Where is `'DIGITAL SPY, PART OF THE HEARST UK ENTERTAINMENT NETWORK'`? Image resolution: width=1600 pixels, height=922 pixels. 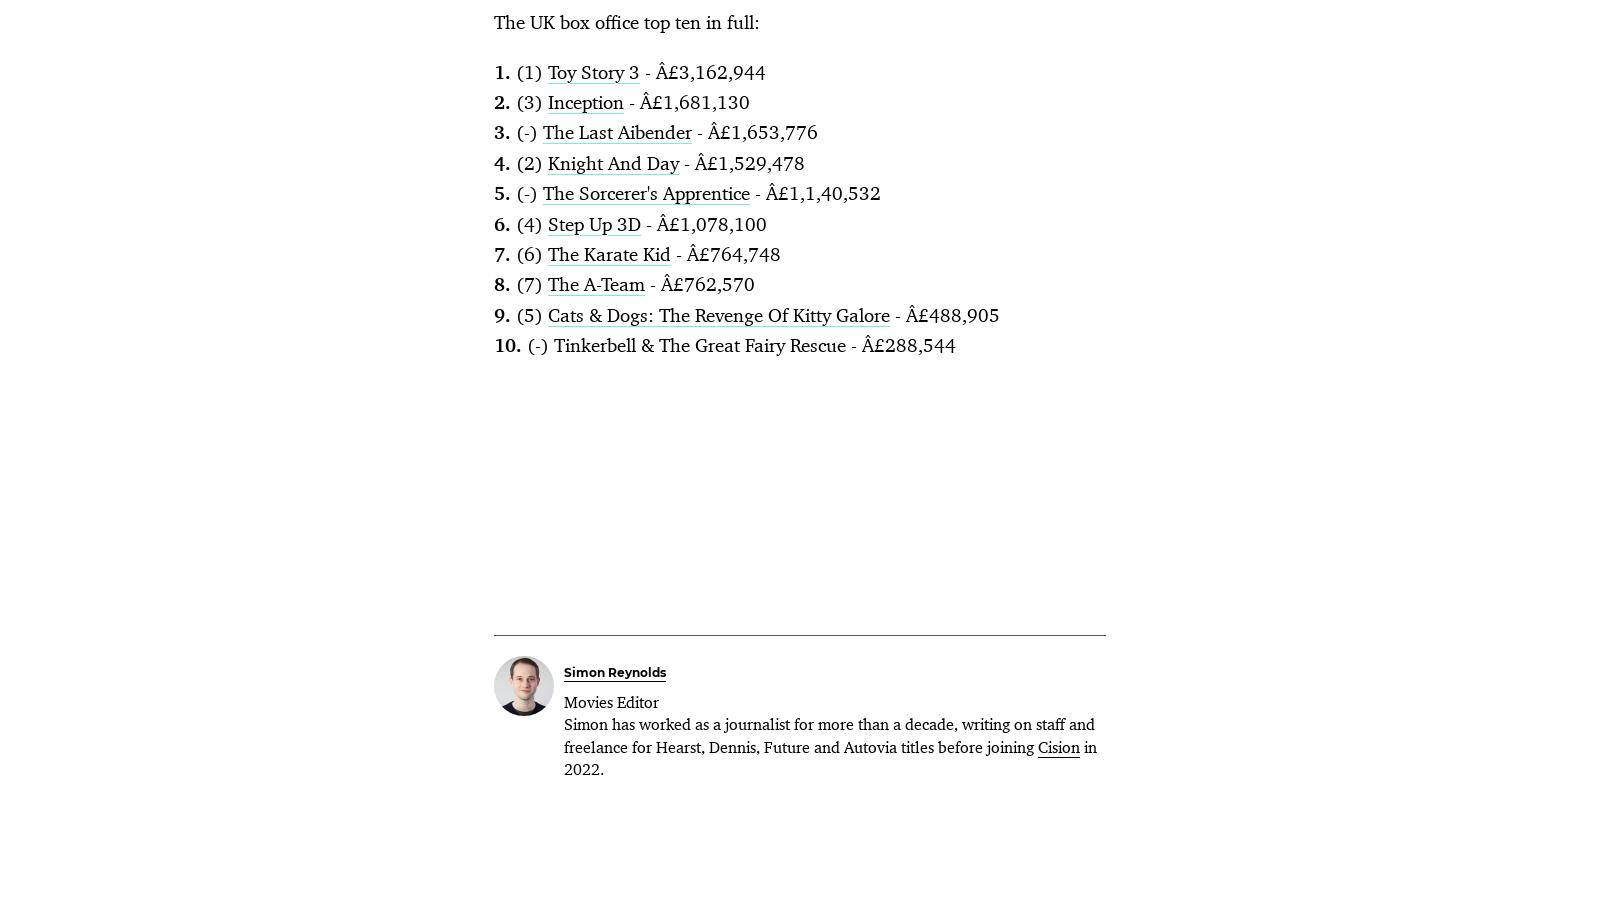
'DIGITAL SPY, PART OF THE HEARST UK ENTERTAINMENT NETWORK' is located at coordinates (450, 530).